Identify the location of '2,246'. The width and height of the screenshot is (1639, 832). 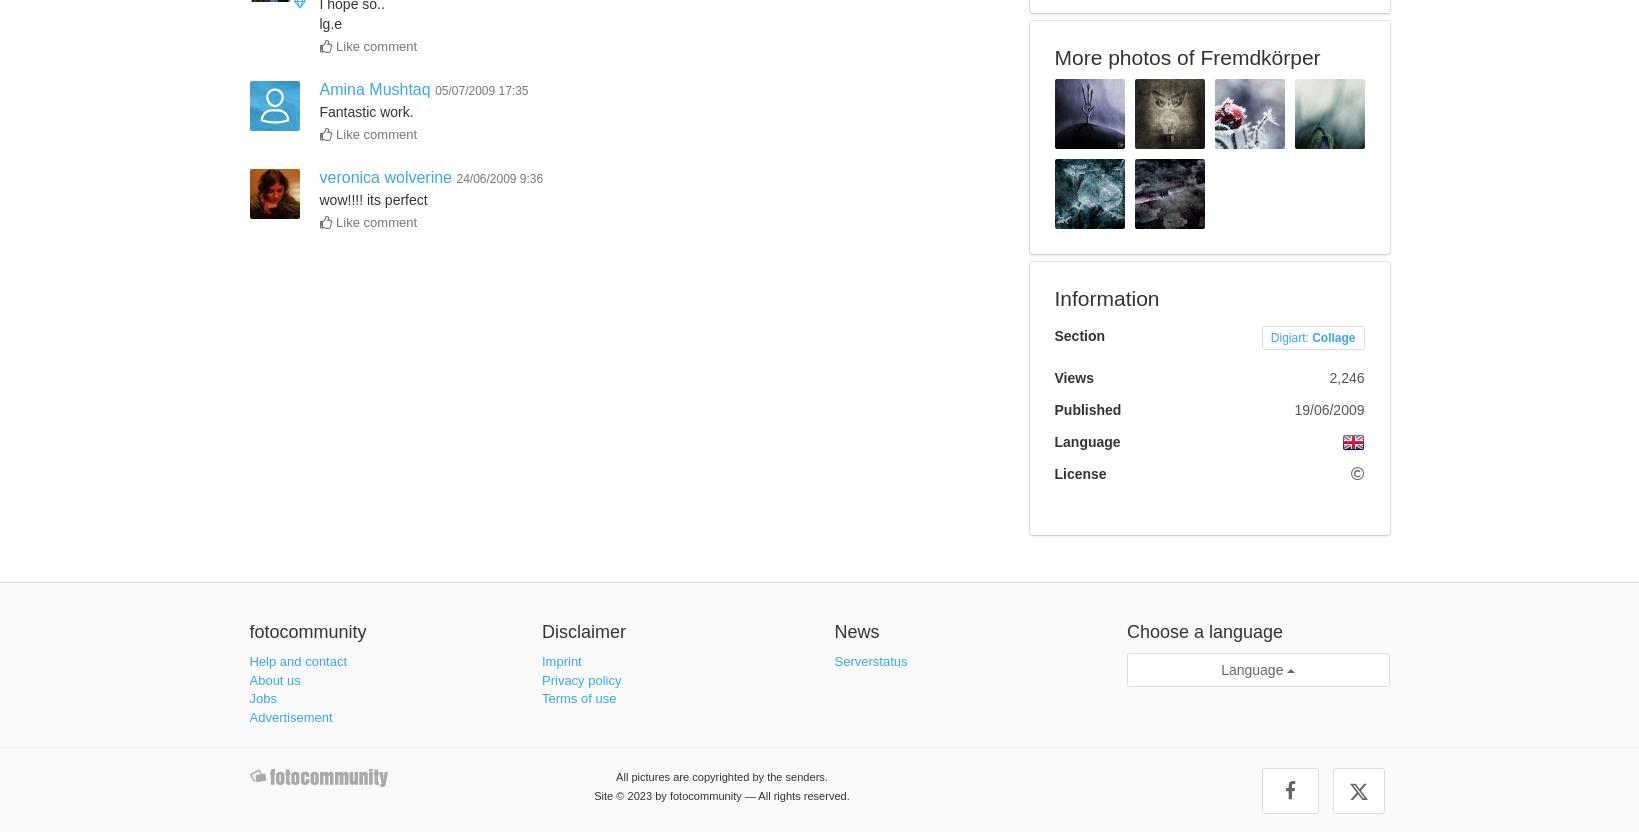
(1345, 375).